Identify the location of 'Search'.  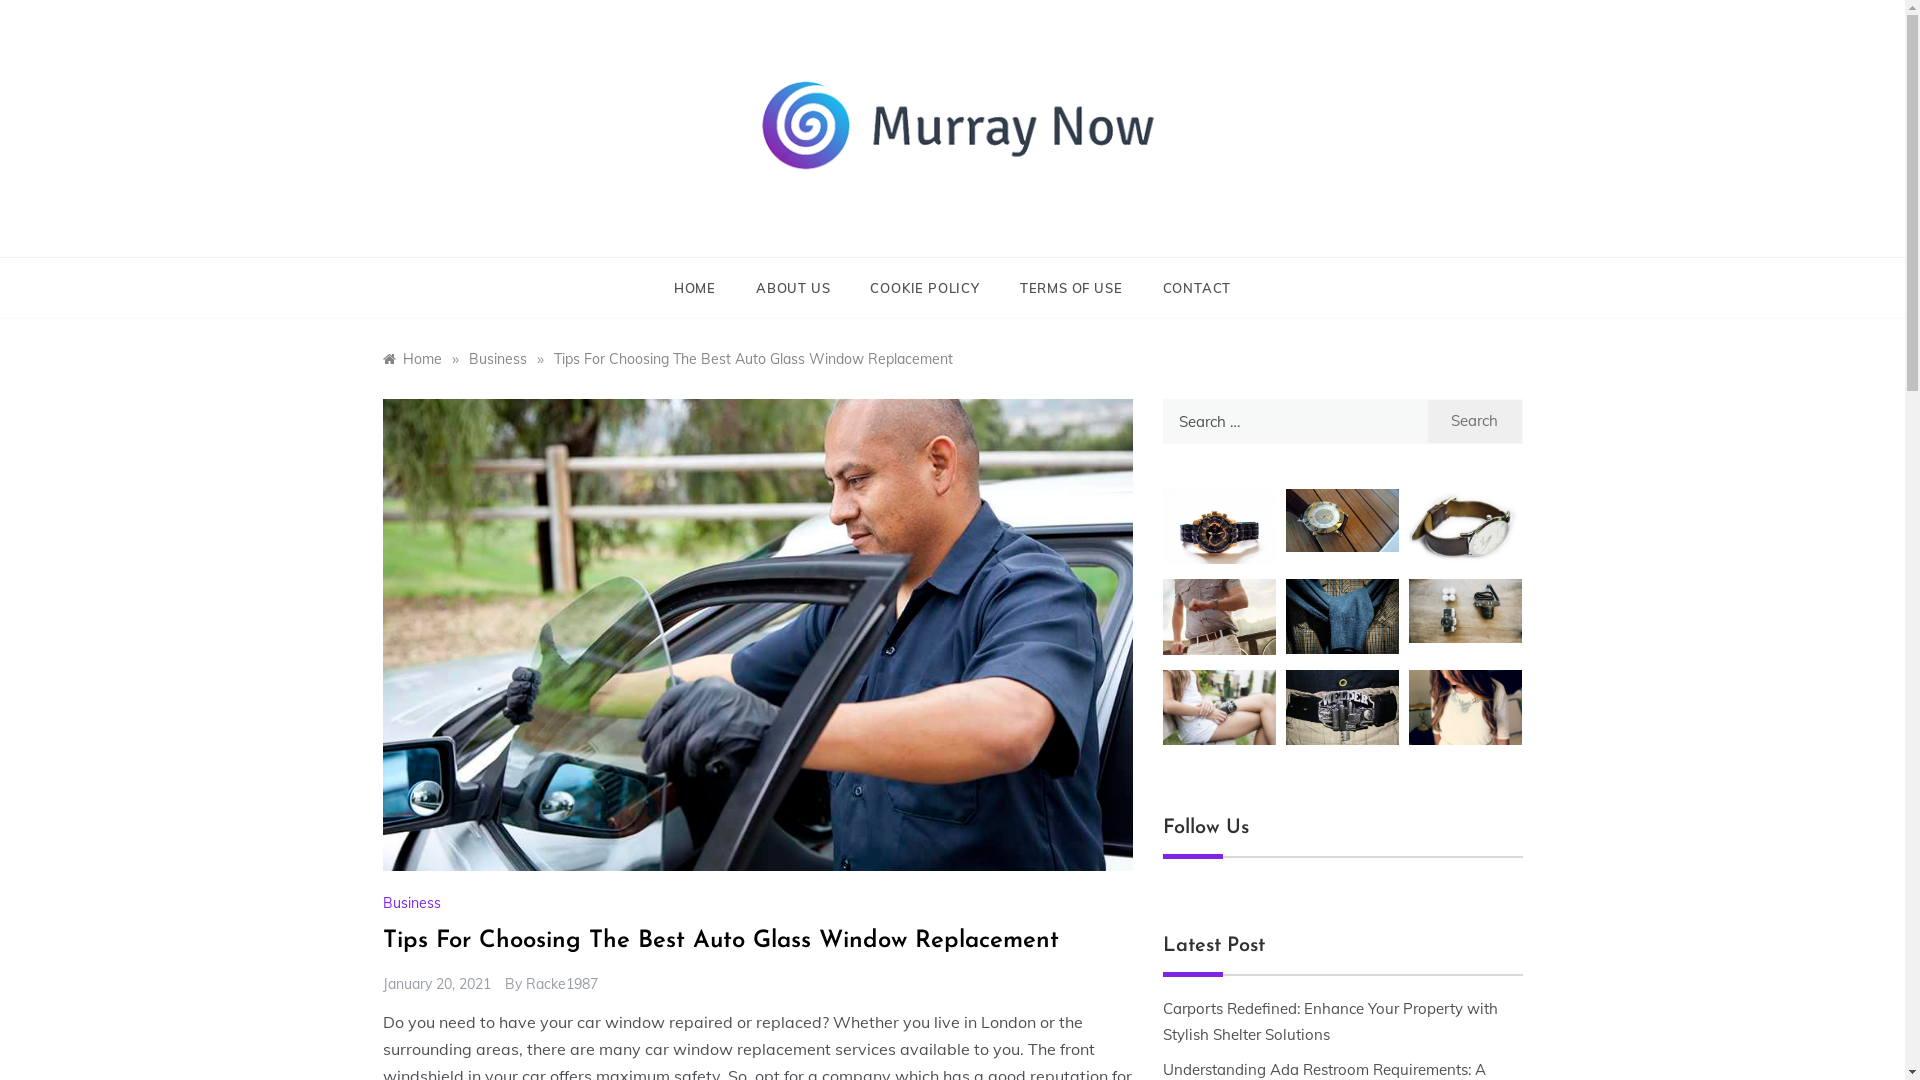
(1474, 420).